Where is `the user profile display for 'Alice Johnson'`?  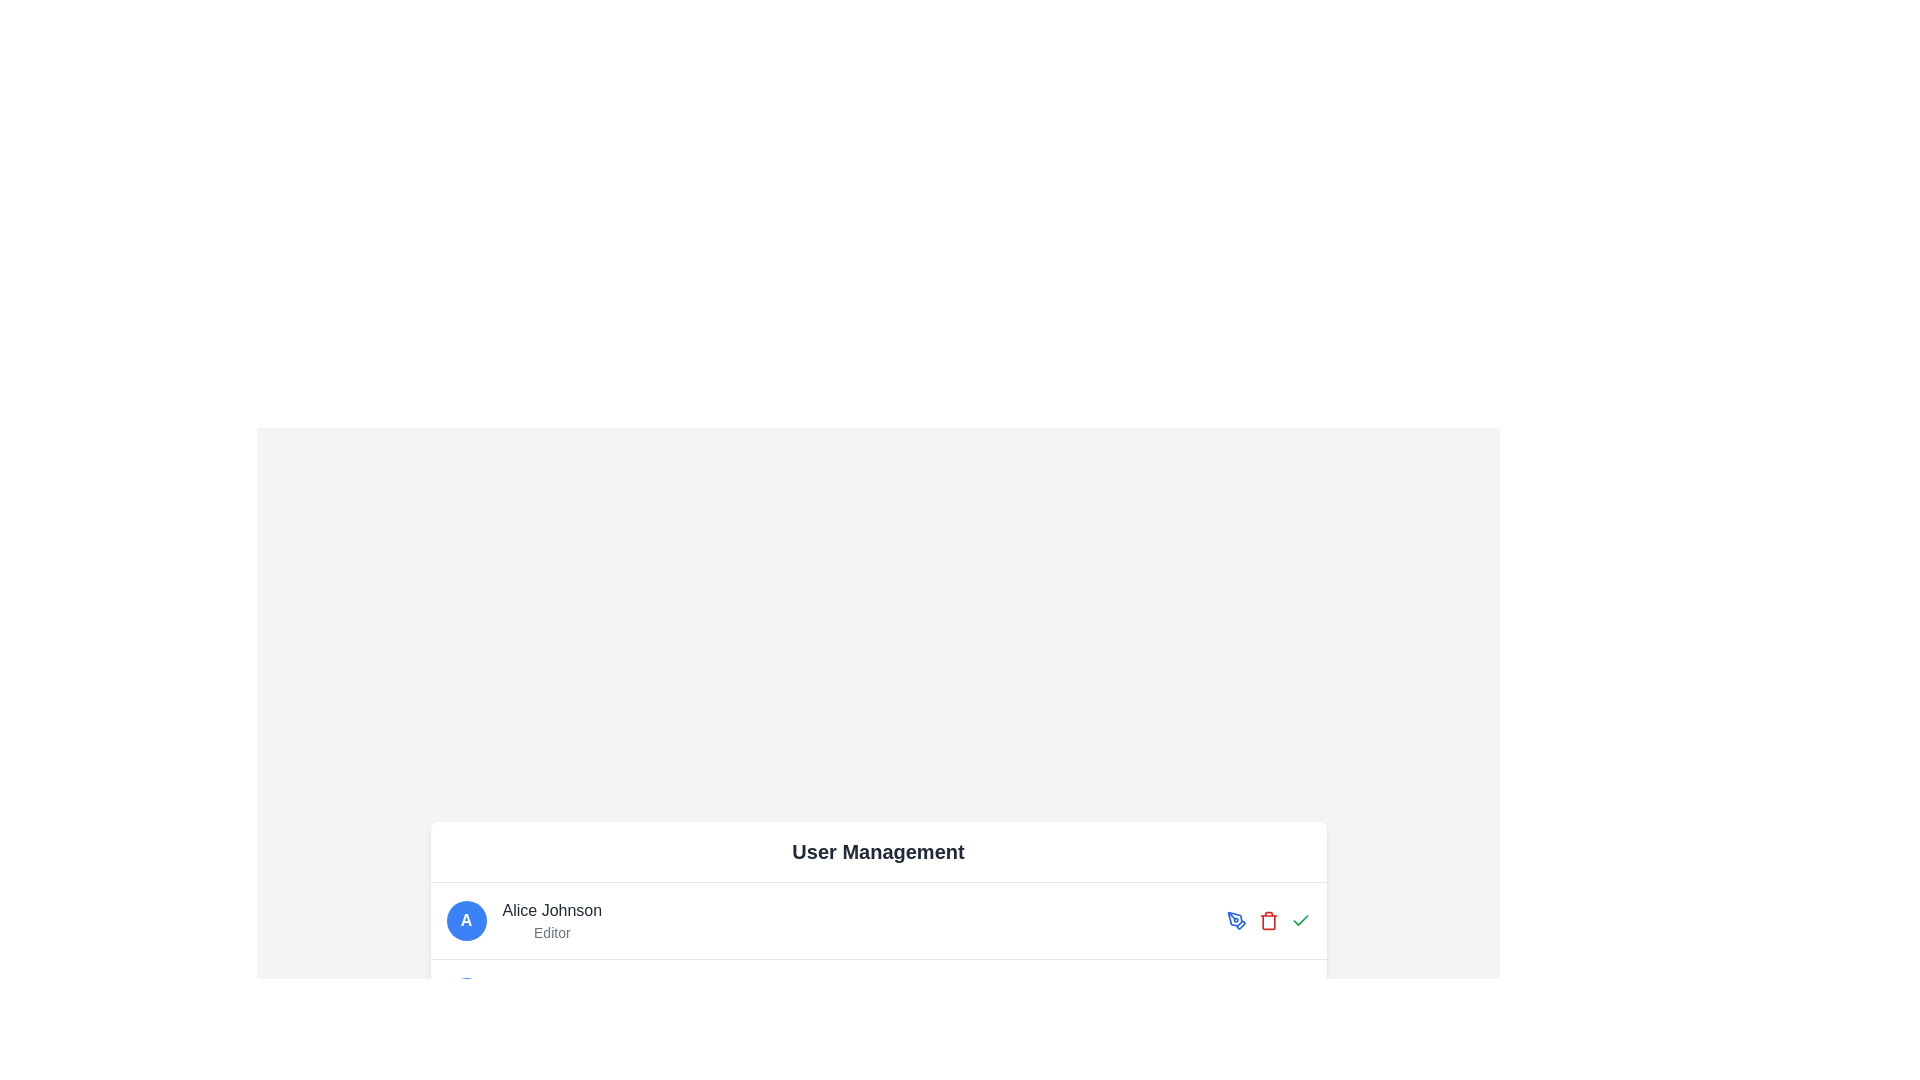 the user profile display for 'Alice Johnson' is located at coordinates (524, 921).